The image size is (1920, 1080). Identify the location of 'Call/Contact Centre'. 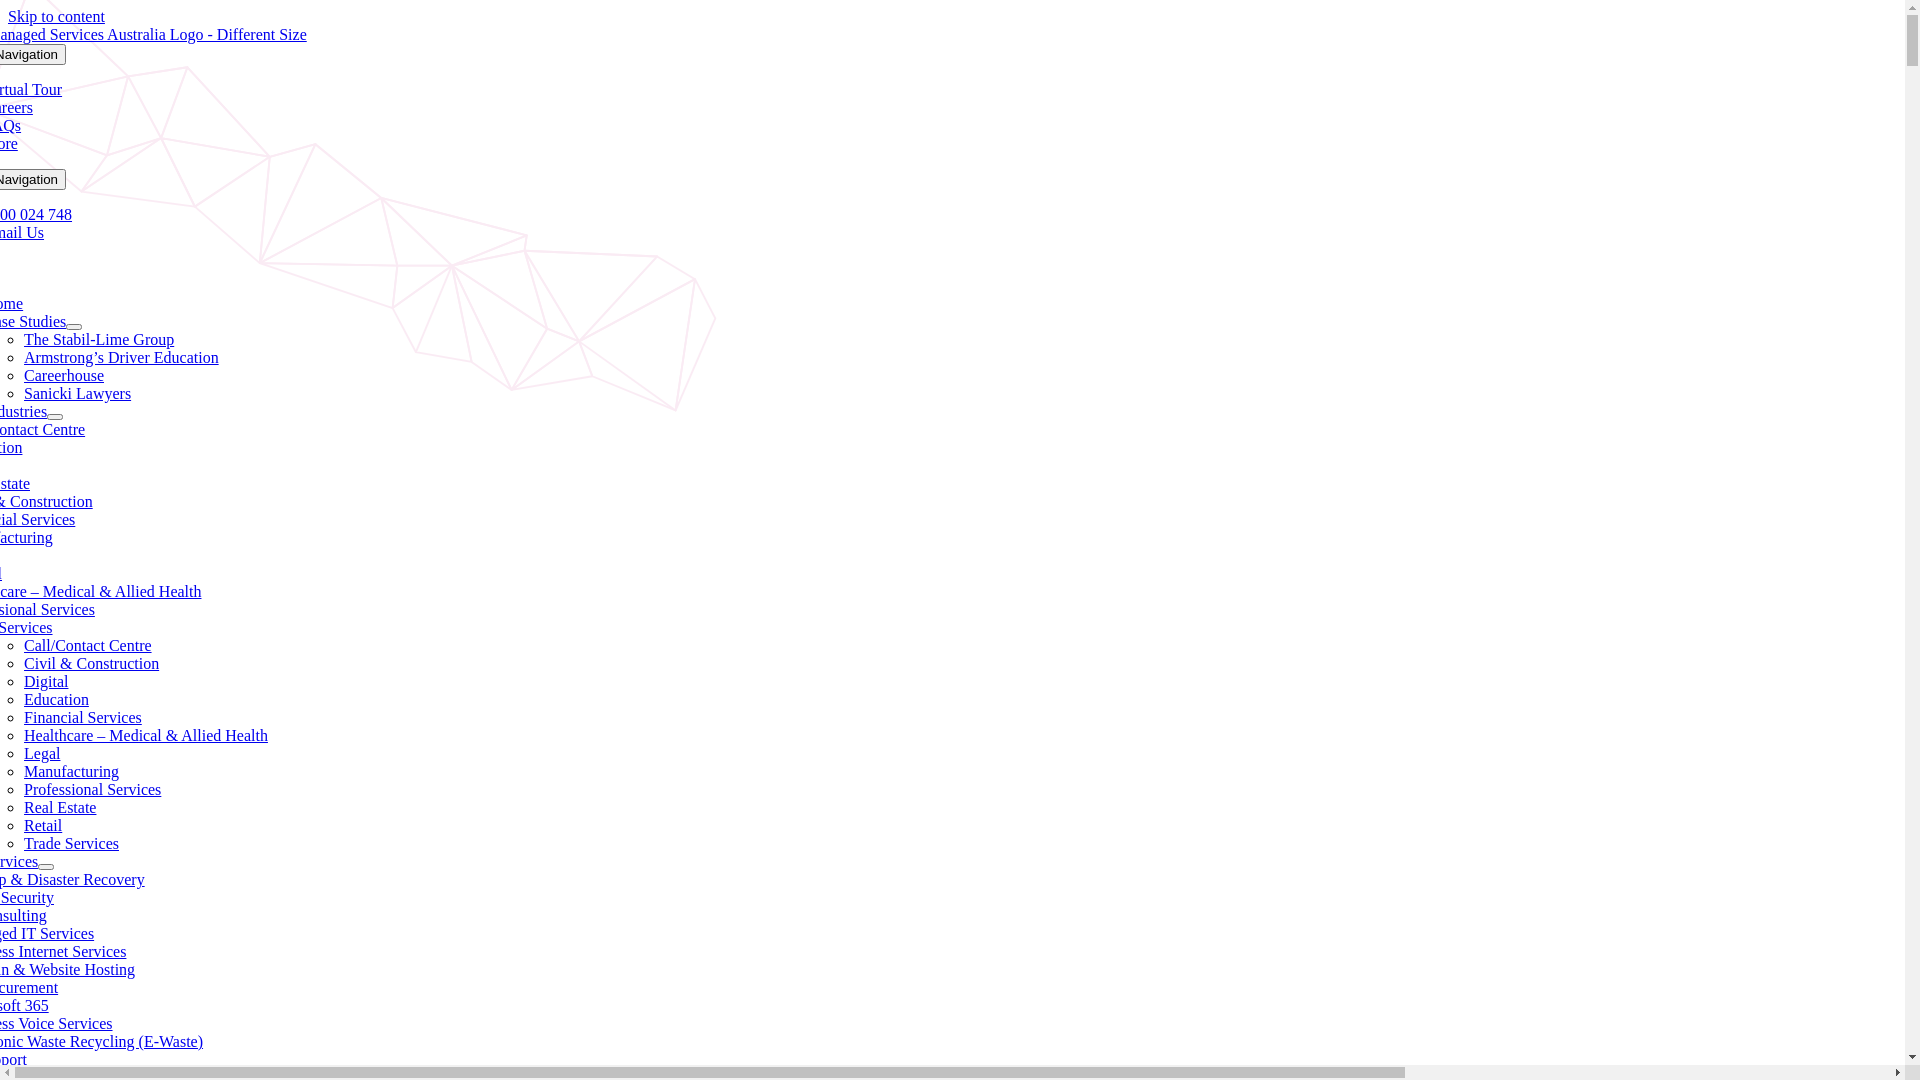
(86, 645).